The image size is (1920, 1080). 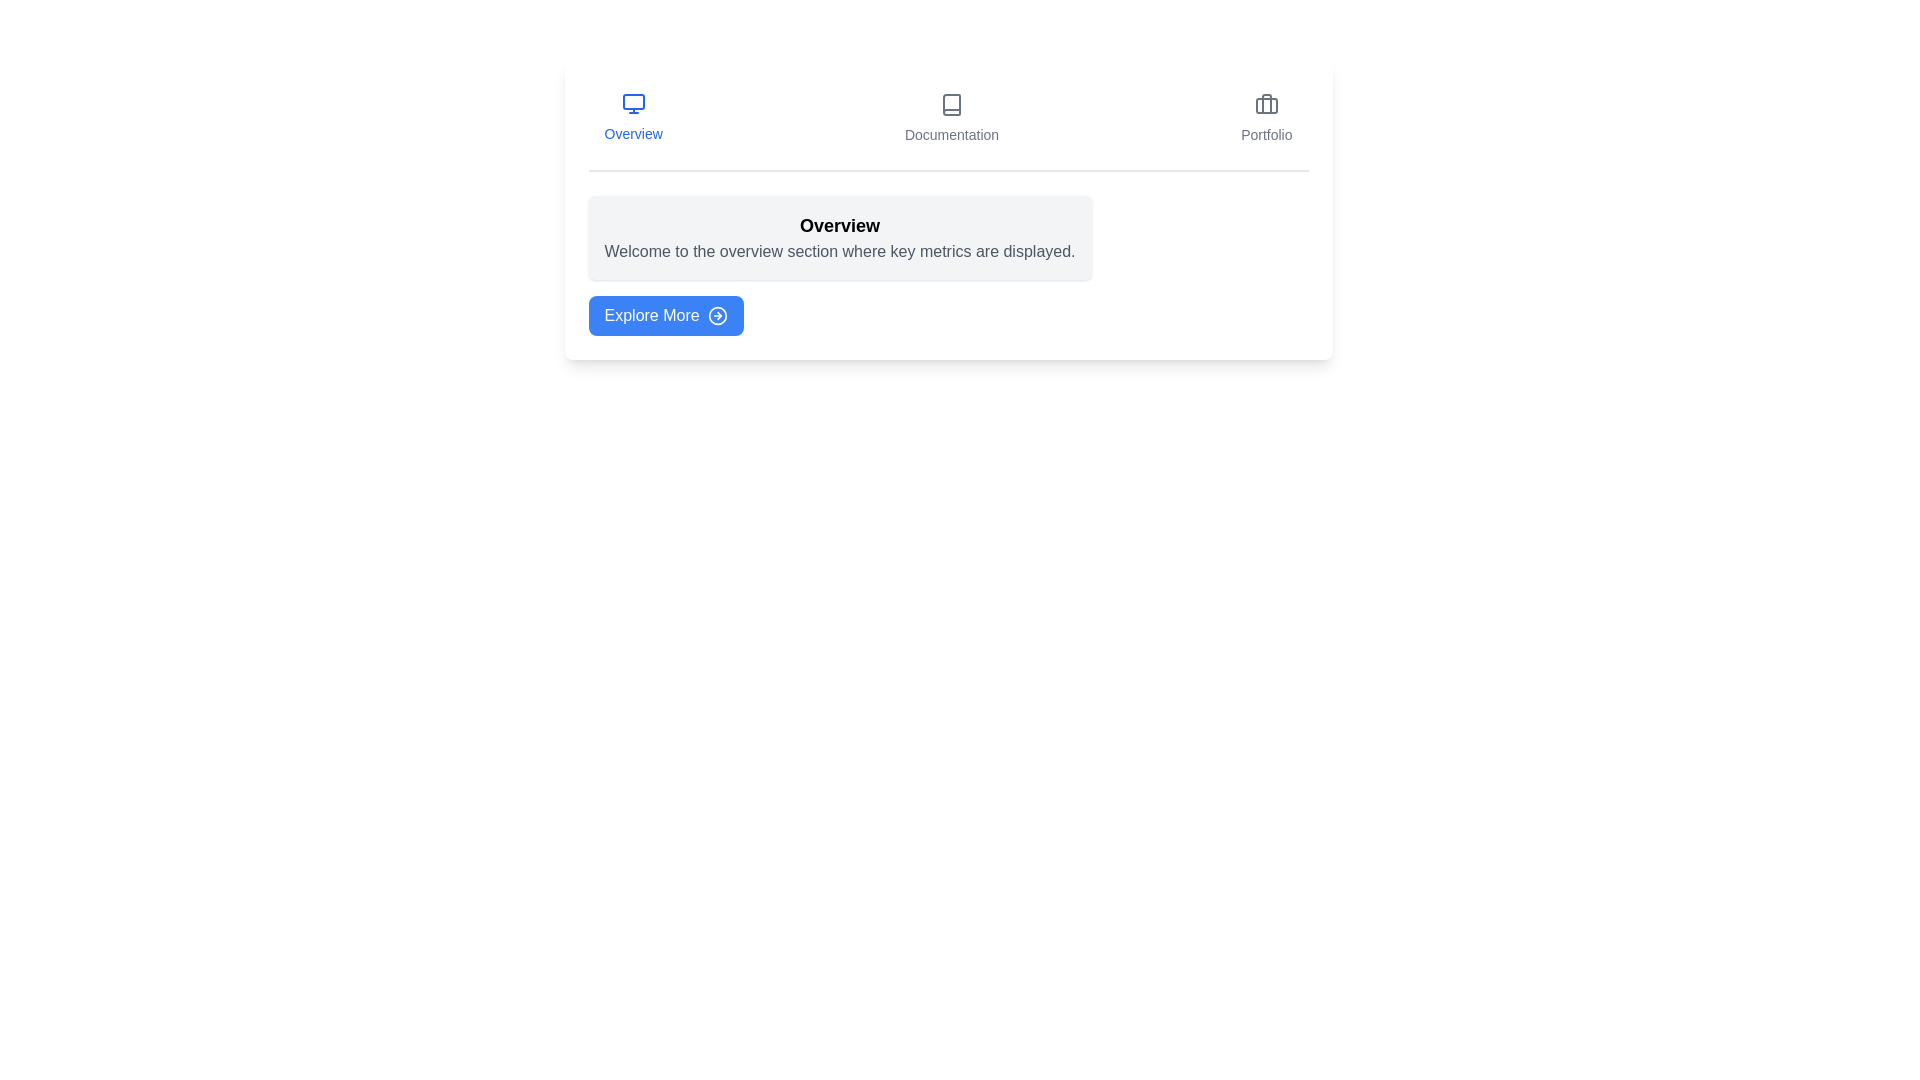 I want to click on the tab labeled Overview to preview its interactive effect, so click(x=632, y=119).